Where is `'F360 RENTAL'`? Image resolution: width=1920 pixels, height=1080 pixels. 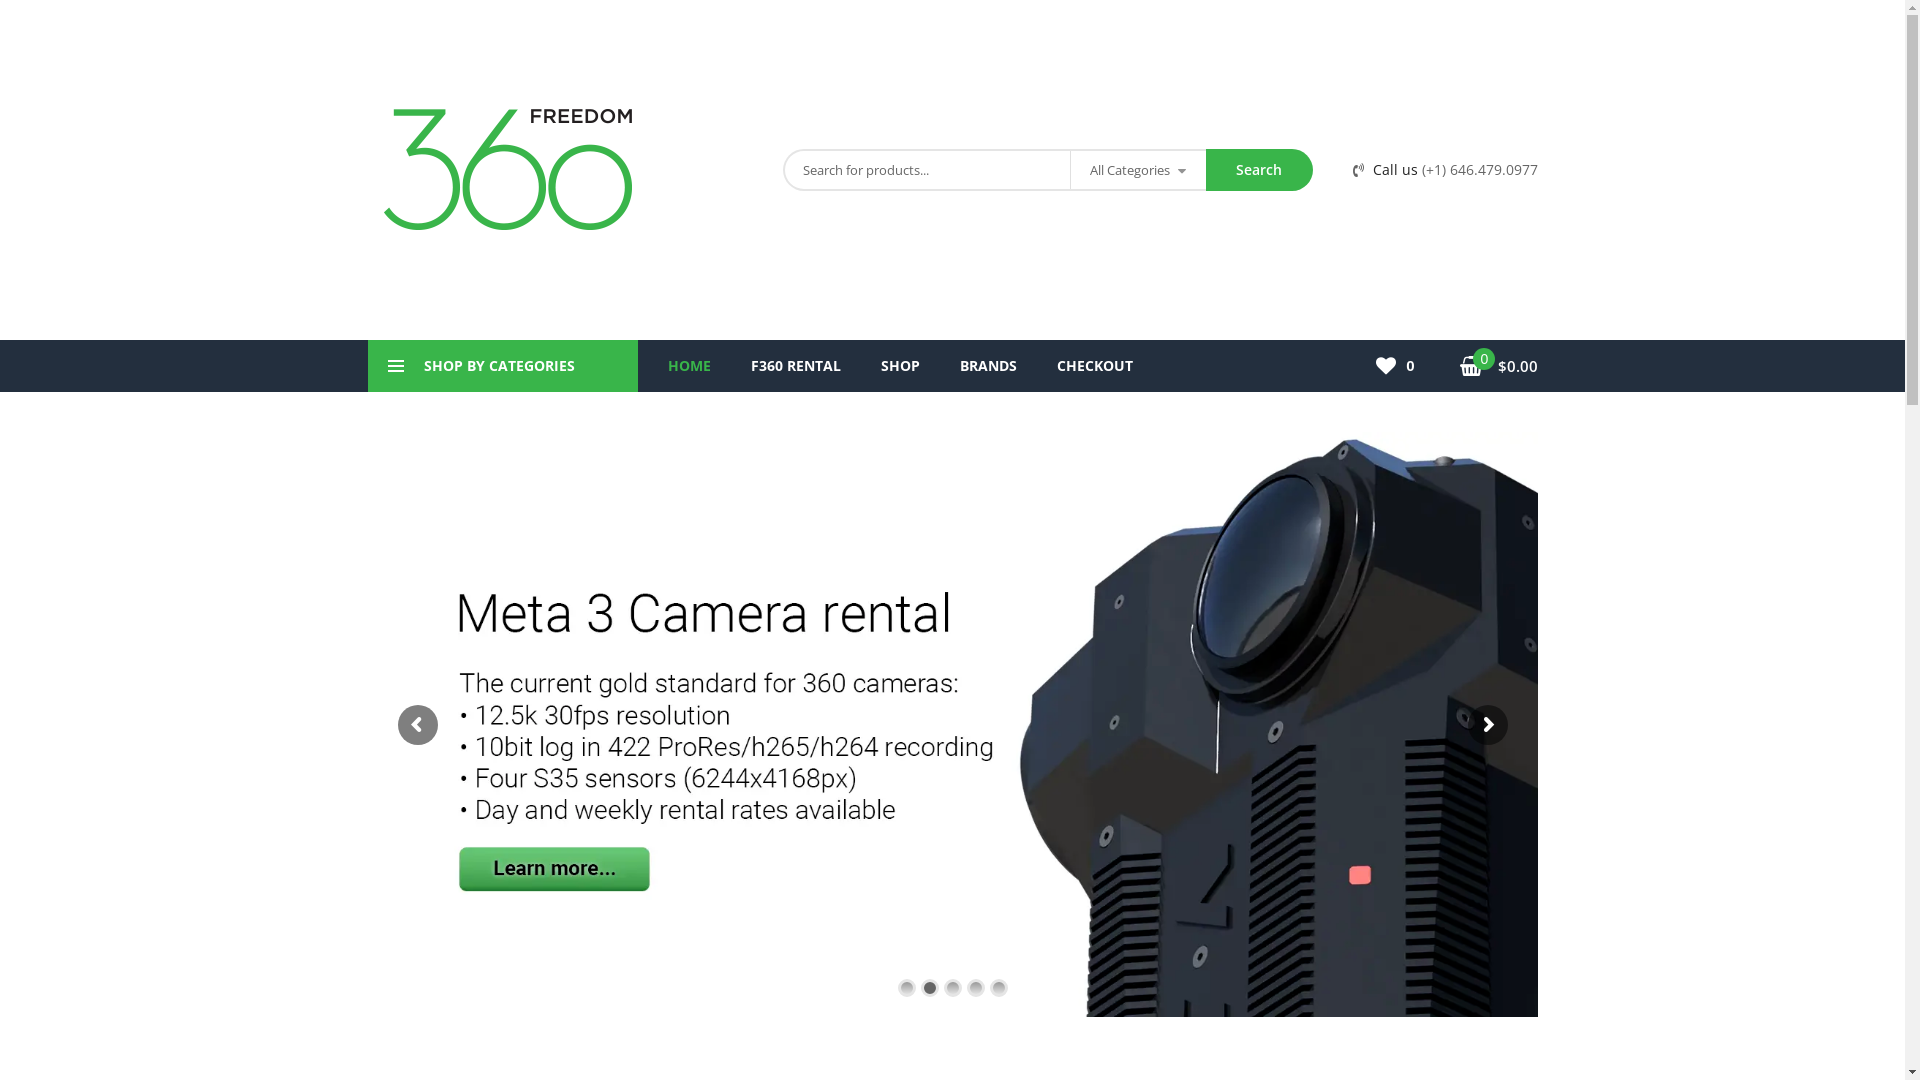
'F360 RENTAL' is located at coordinates (794, 366).